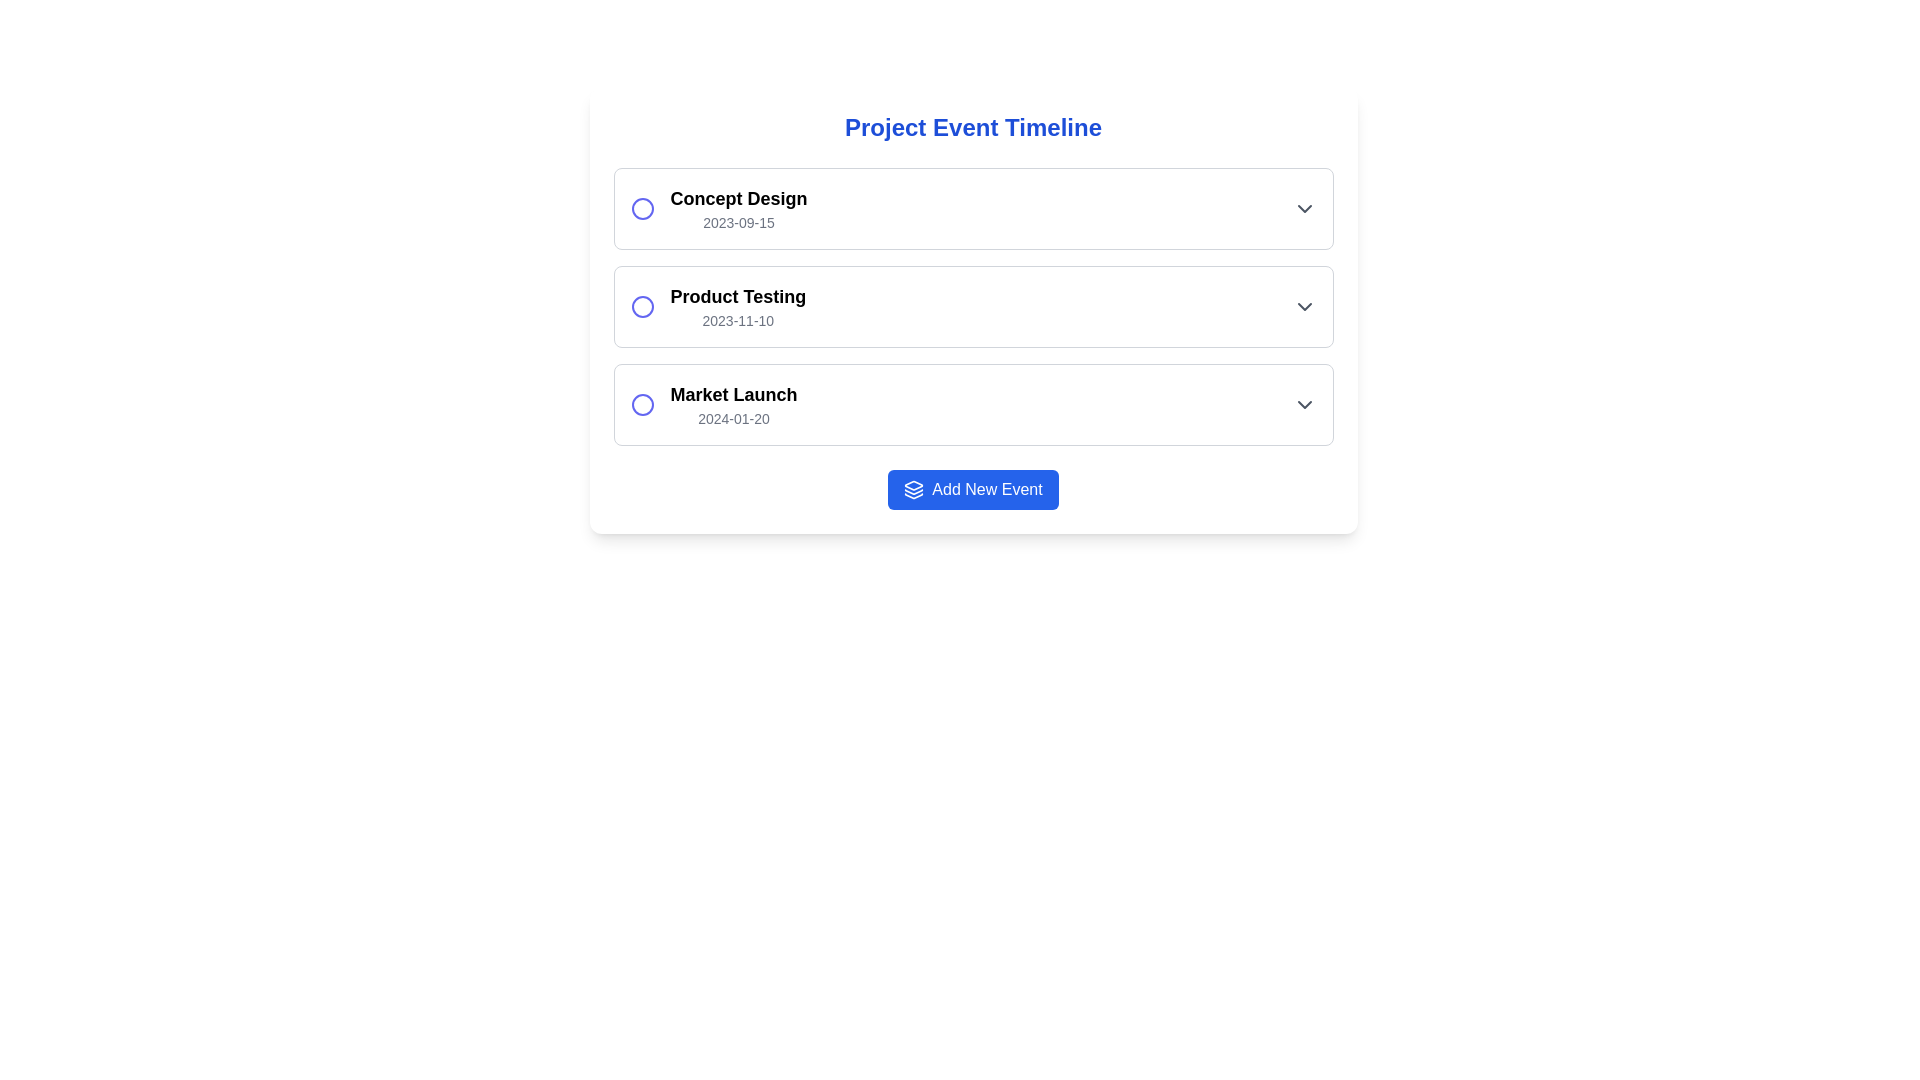 The image size is (1920, 1080). I want to click on the second Interactive Card titled 'Product Testing' in the Project Event Timeline, so click(973, 307).